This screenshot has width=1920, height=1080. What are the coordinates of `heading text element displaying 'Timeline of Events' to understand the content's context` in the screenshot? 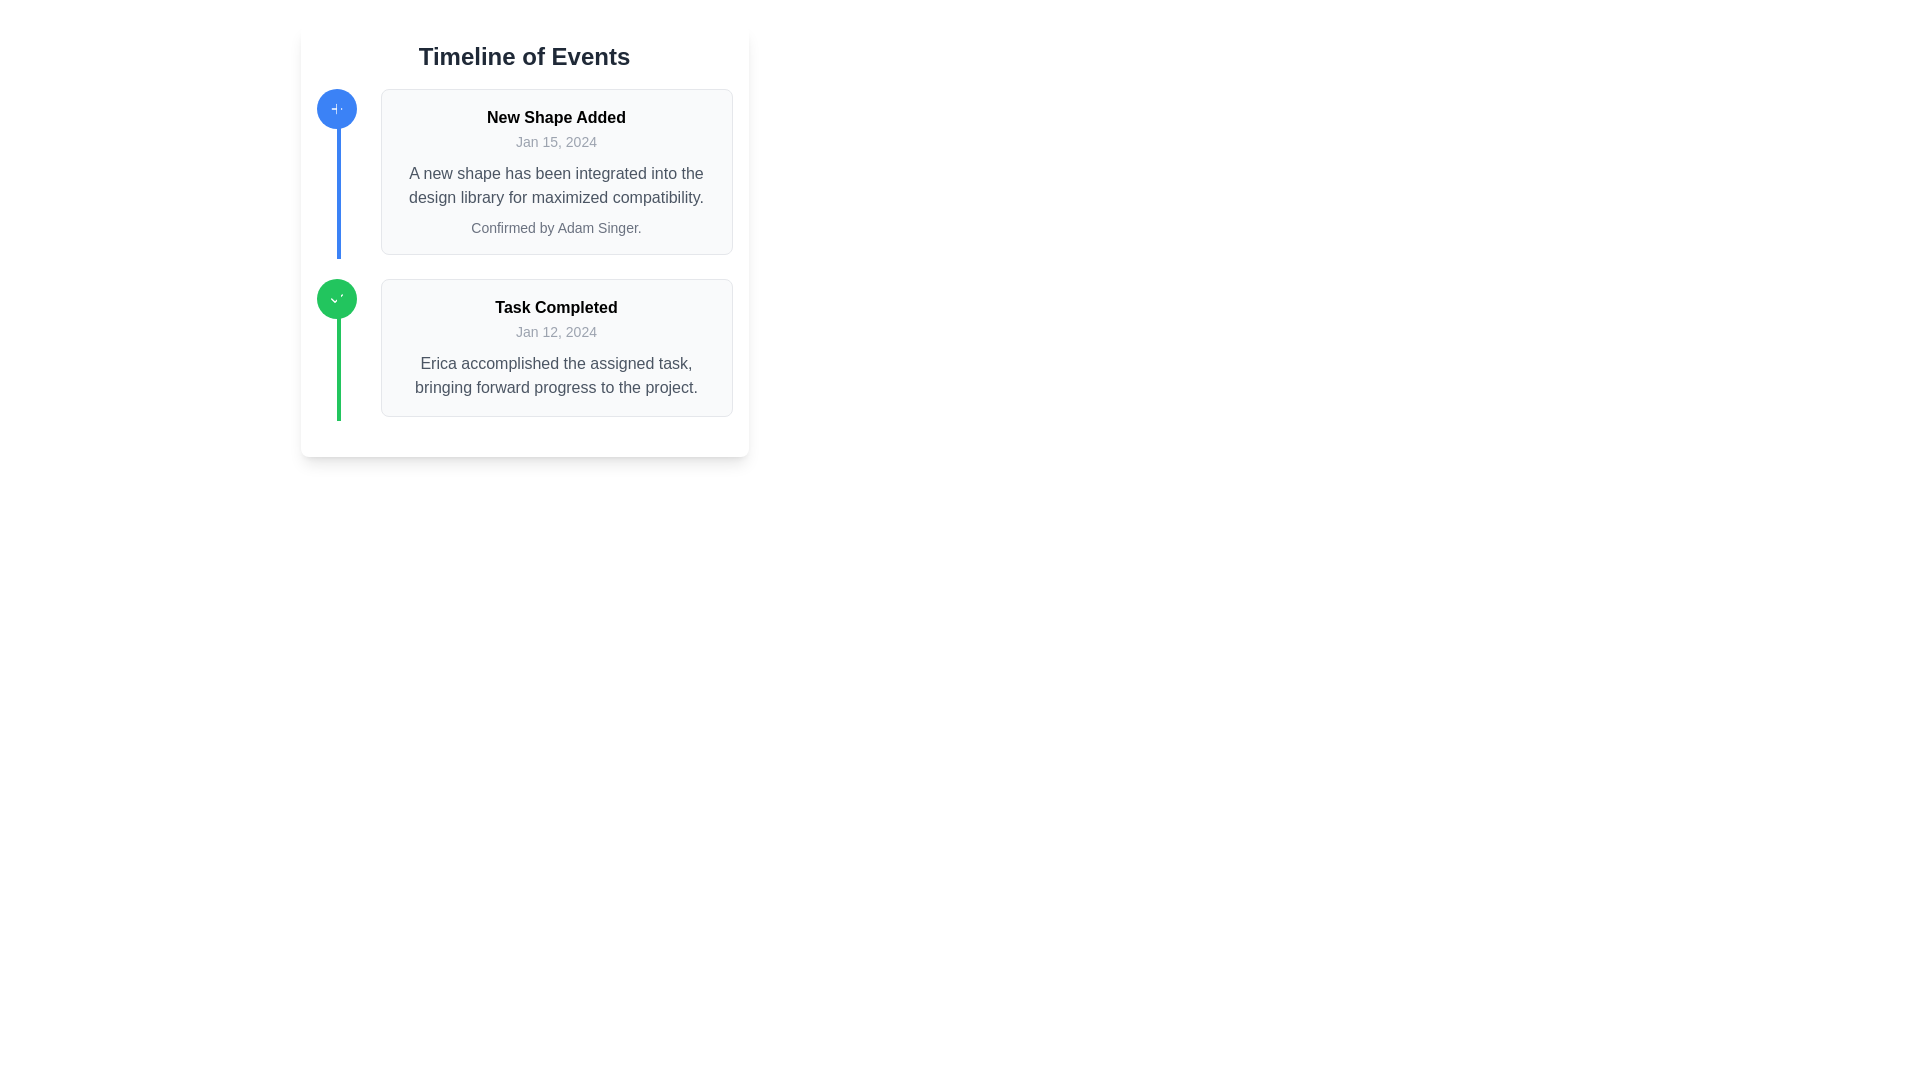 It's located at (524, 56).